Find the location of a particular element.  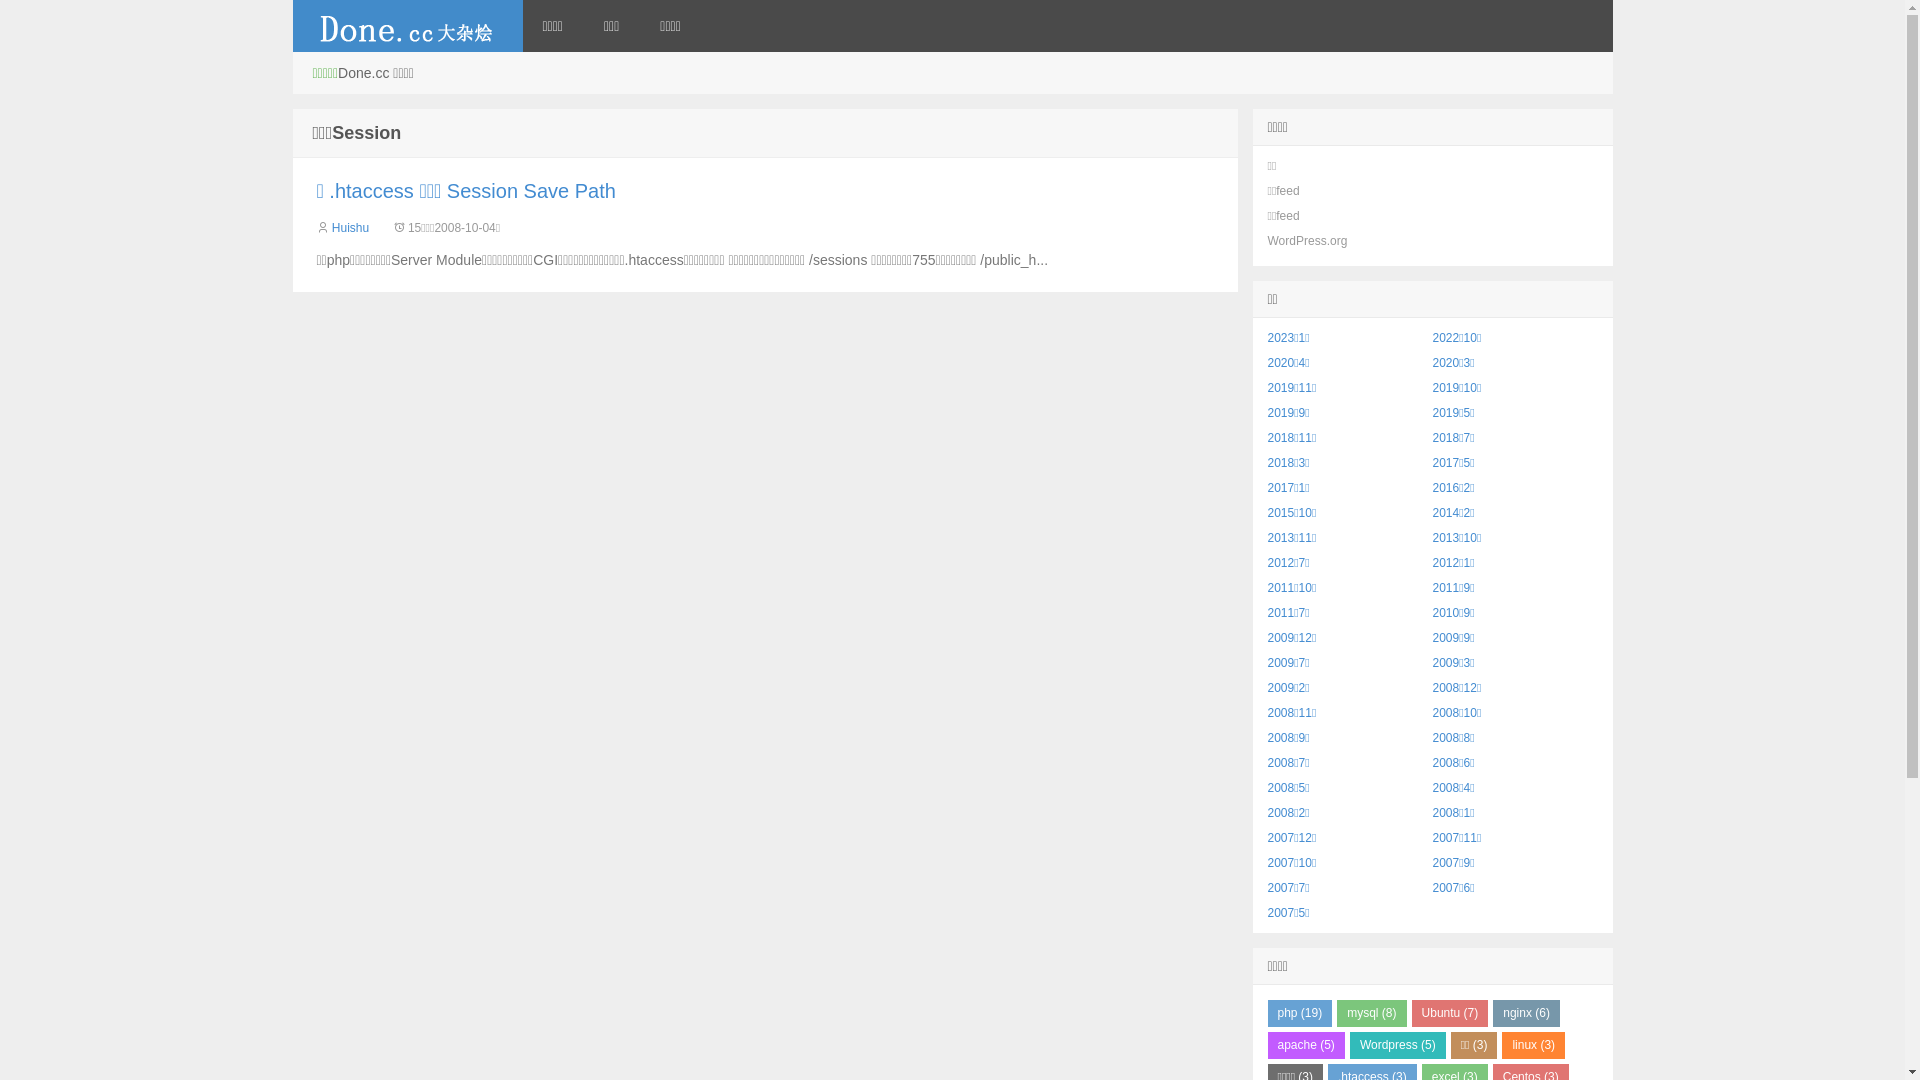

'Done.cc' is located at coordinates (406, 26).